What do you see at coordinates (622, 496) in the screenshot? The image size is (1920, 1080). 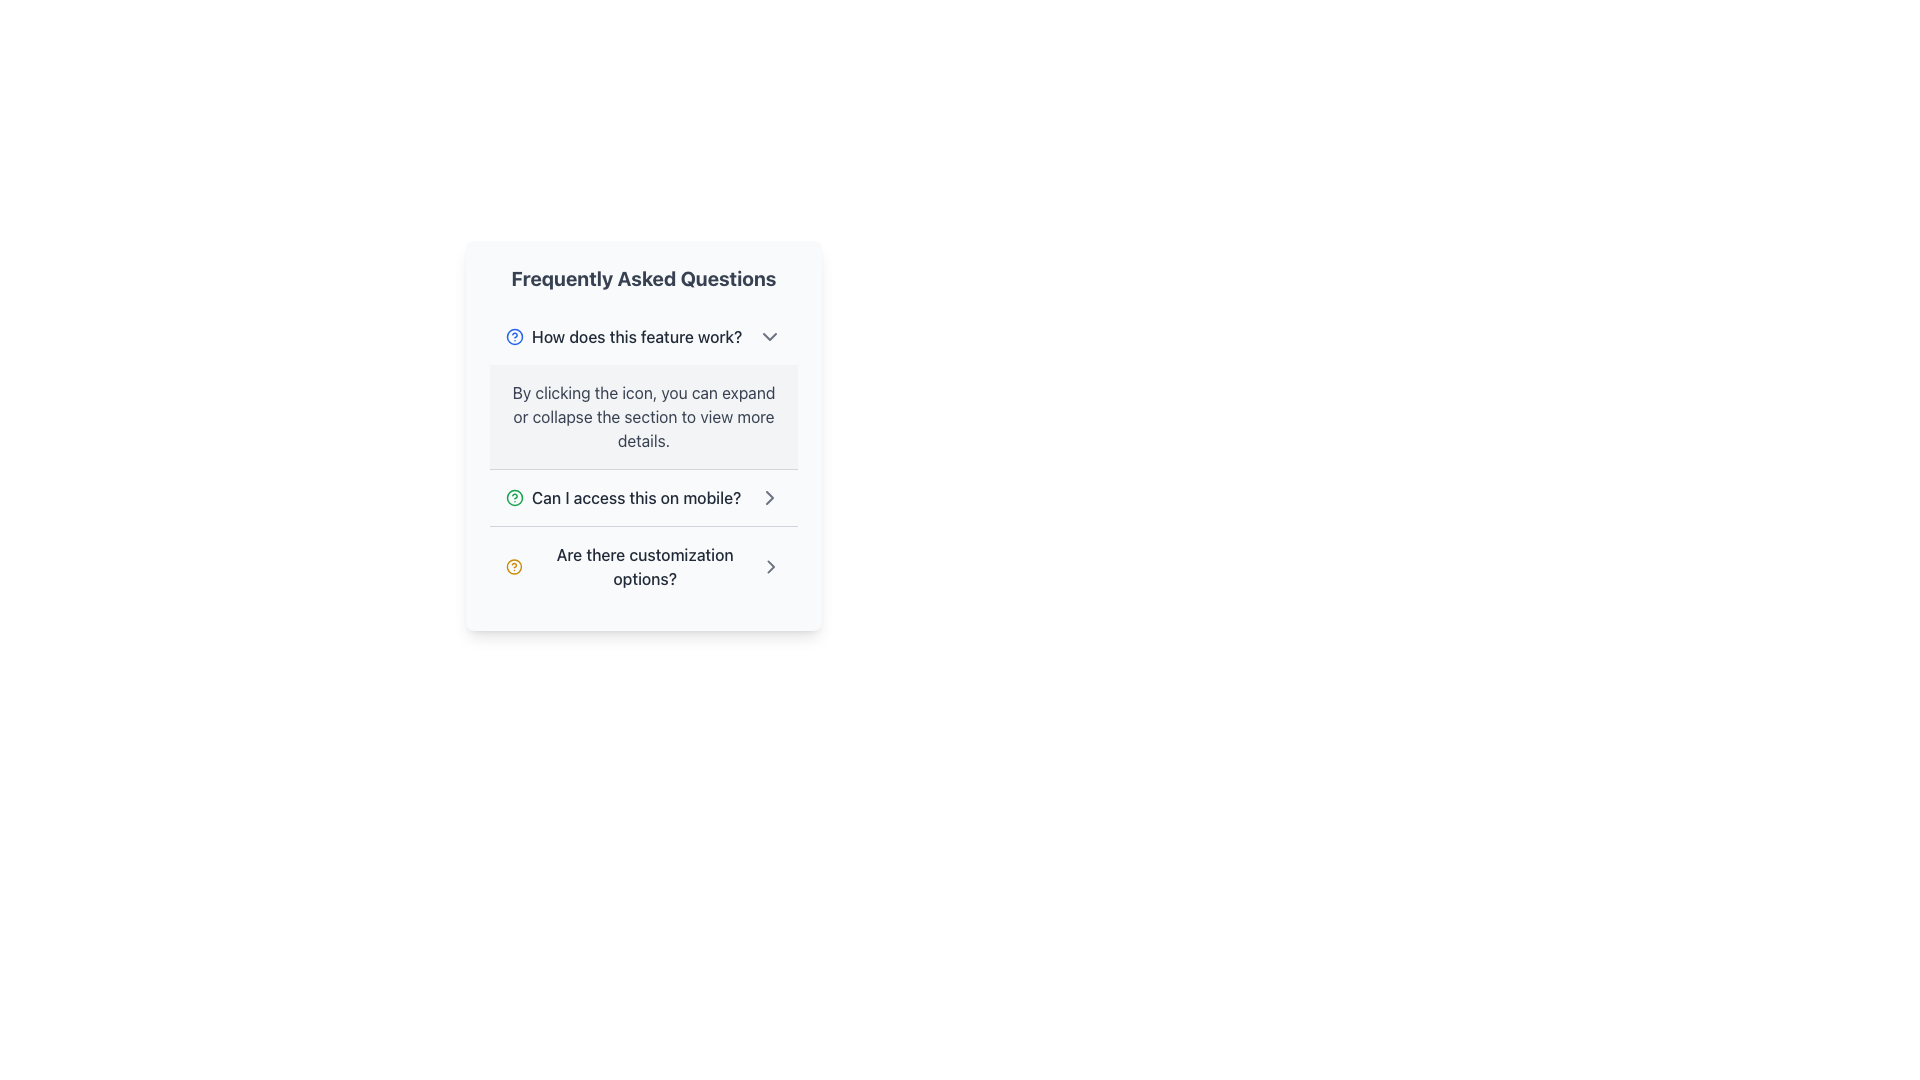 I see `the second question in the FAQ section, styled with a black, medium-weight font and preceded by a green circular help icon` at bounding box center [622, 496].